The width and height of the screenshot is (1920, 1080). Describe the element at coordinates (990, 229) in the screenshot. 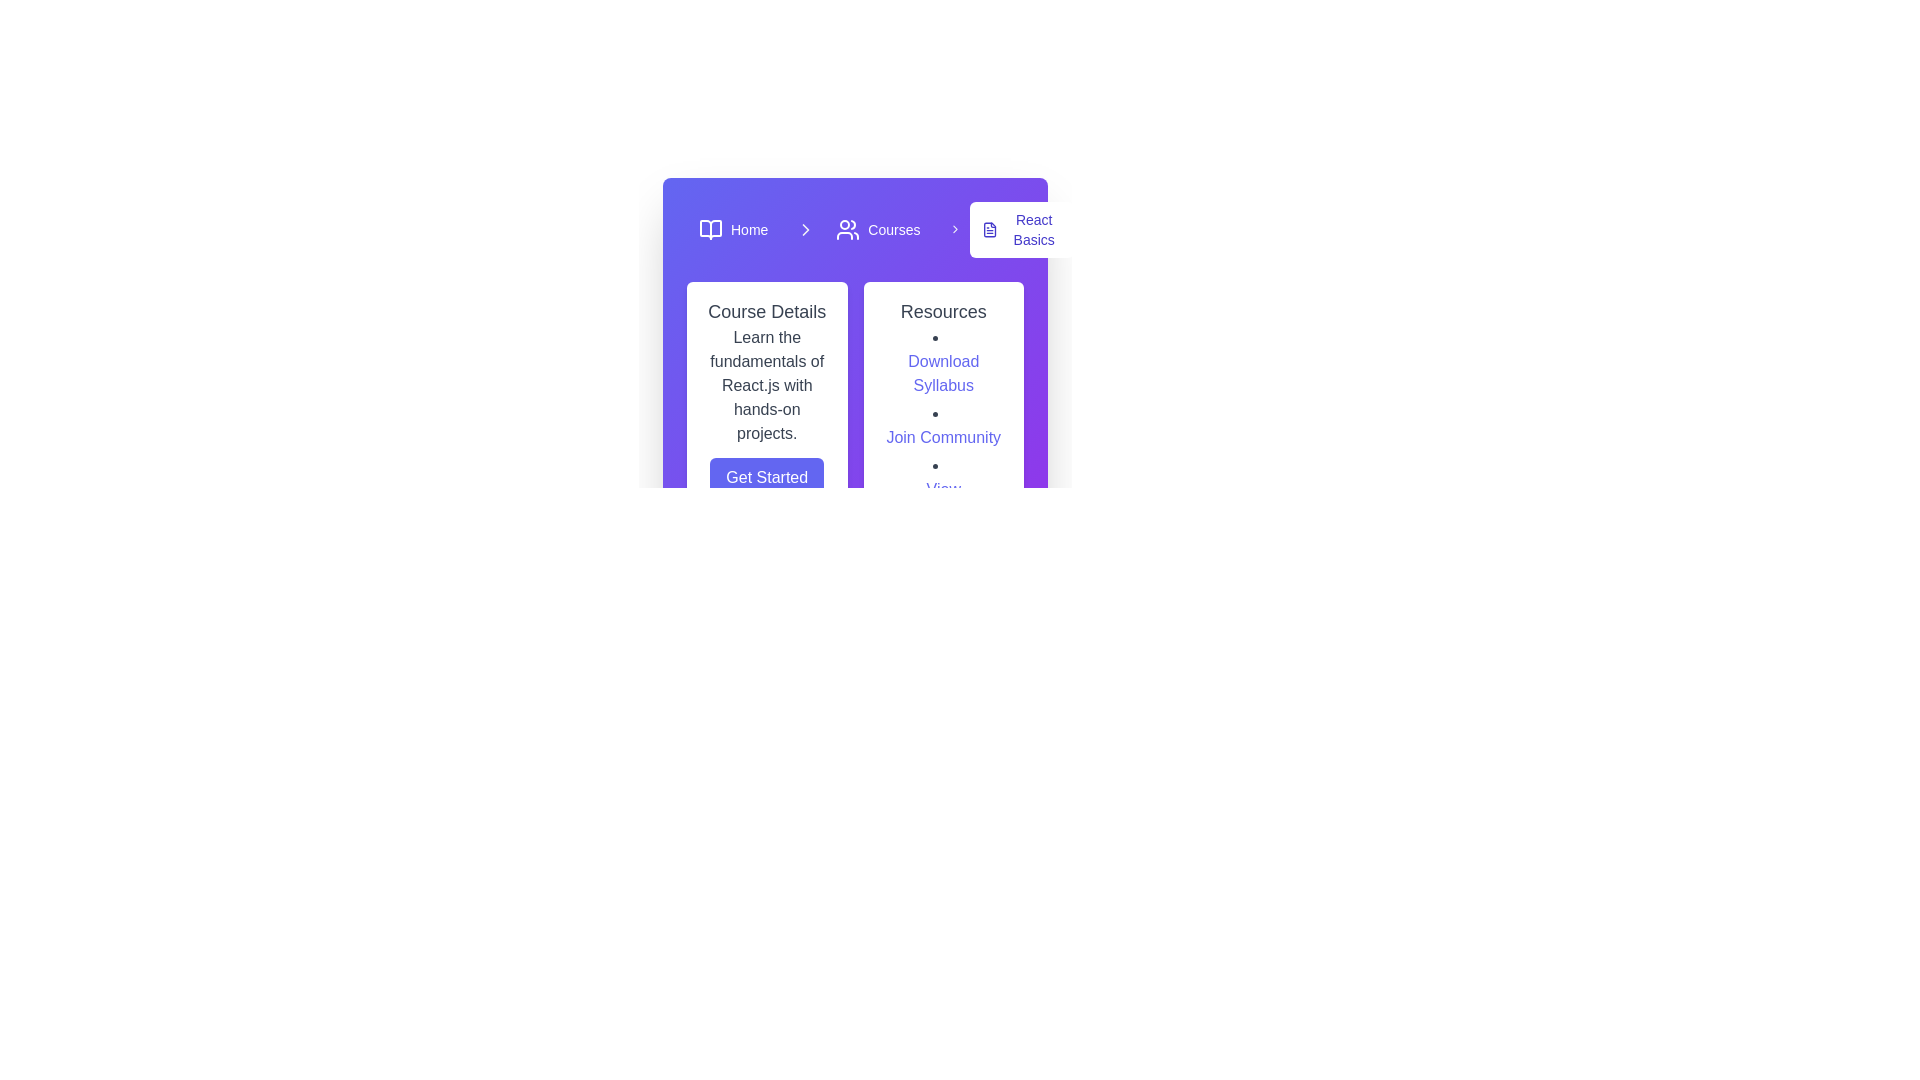

I see `the document icon in the breadcrumb navigation labeled 'React Basics'` at that location.